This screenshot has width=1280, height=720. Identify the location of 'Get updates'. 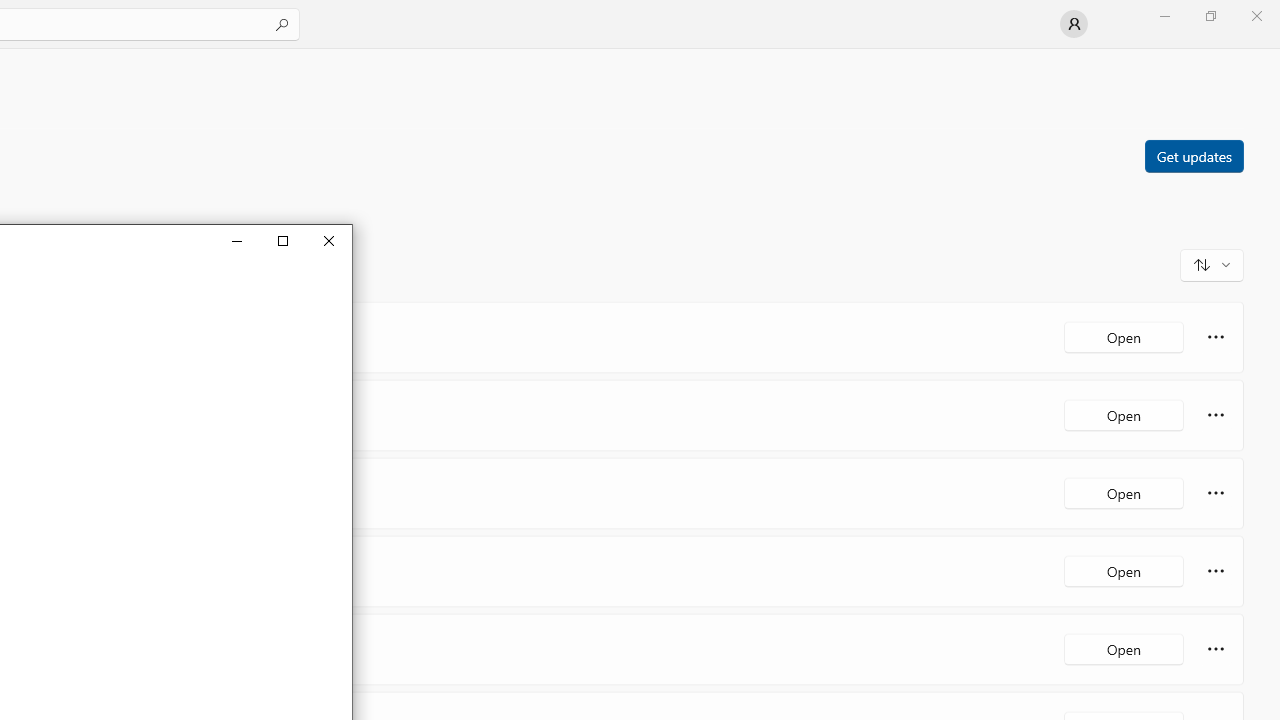
(1193, 154).